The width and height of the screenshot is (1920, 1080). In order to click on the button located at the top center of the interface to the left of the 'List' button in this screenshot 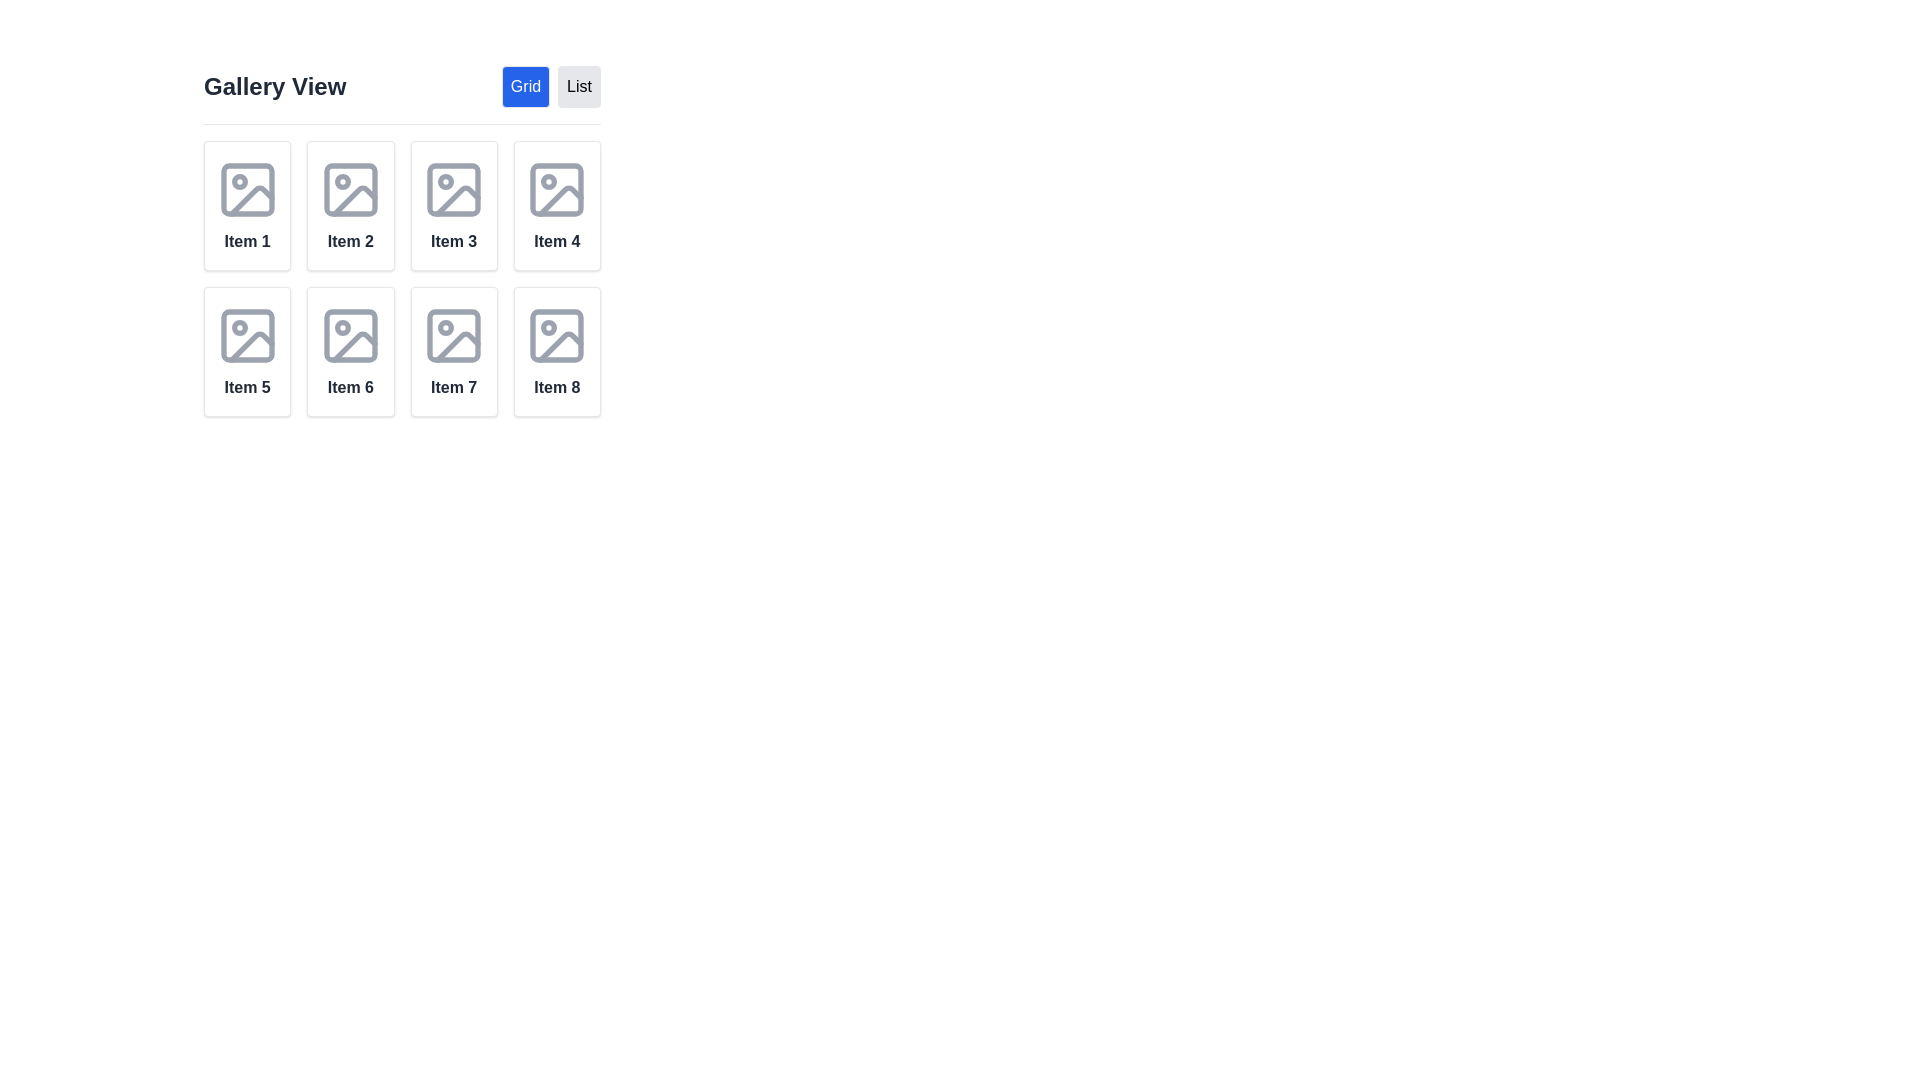, I will do `click(525, 86)`.